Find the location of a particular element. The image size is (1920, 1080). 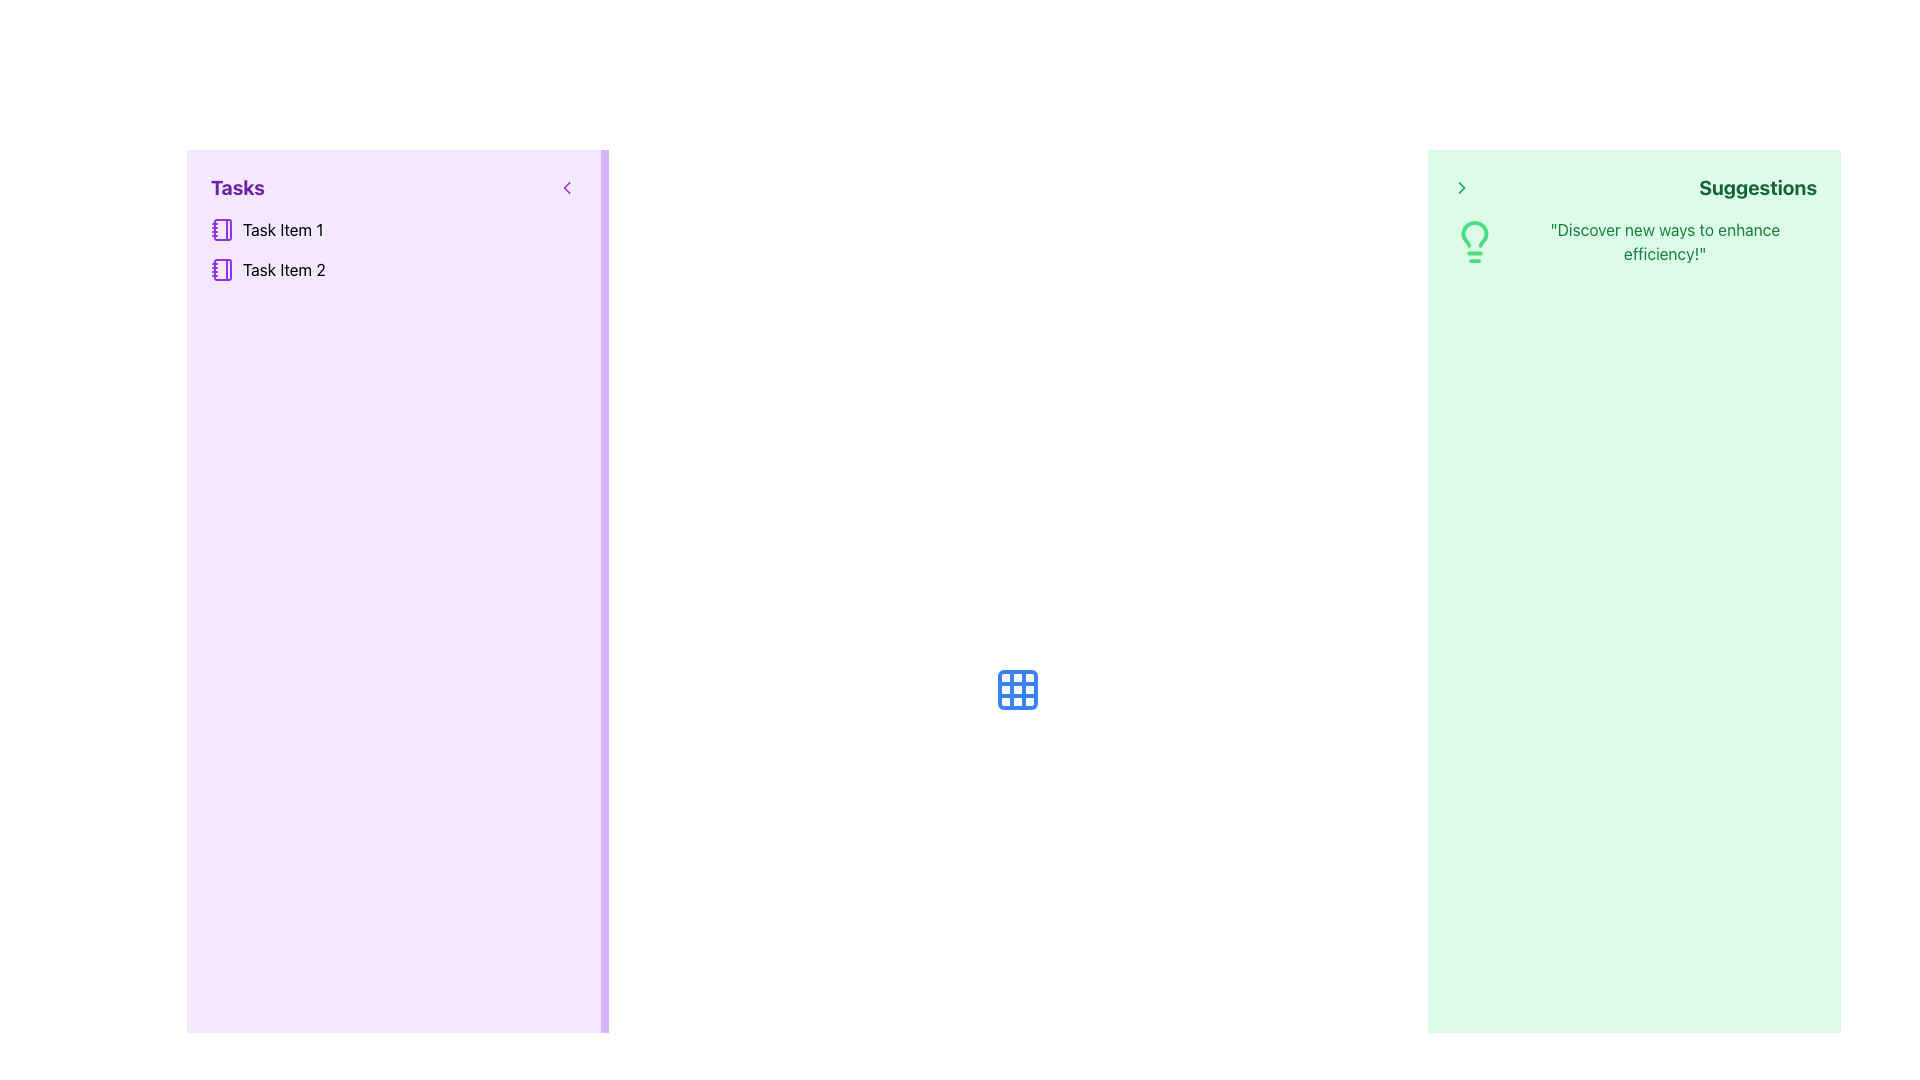

the small, rightward-pointing green chevron icon in the 'Suggestions' section is located at coordinates (1461, 188).